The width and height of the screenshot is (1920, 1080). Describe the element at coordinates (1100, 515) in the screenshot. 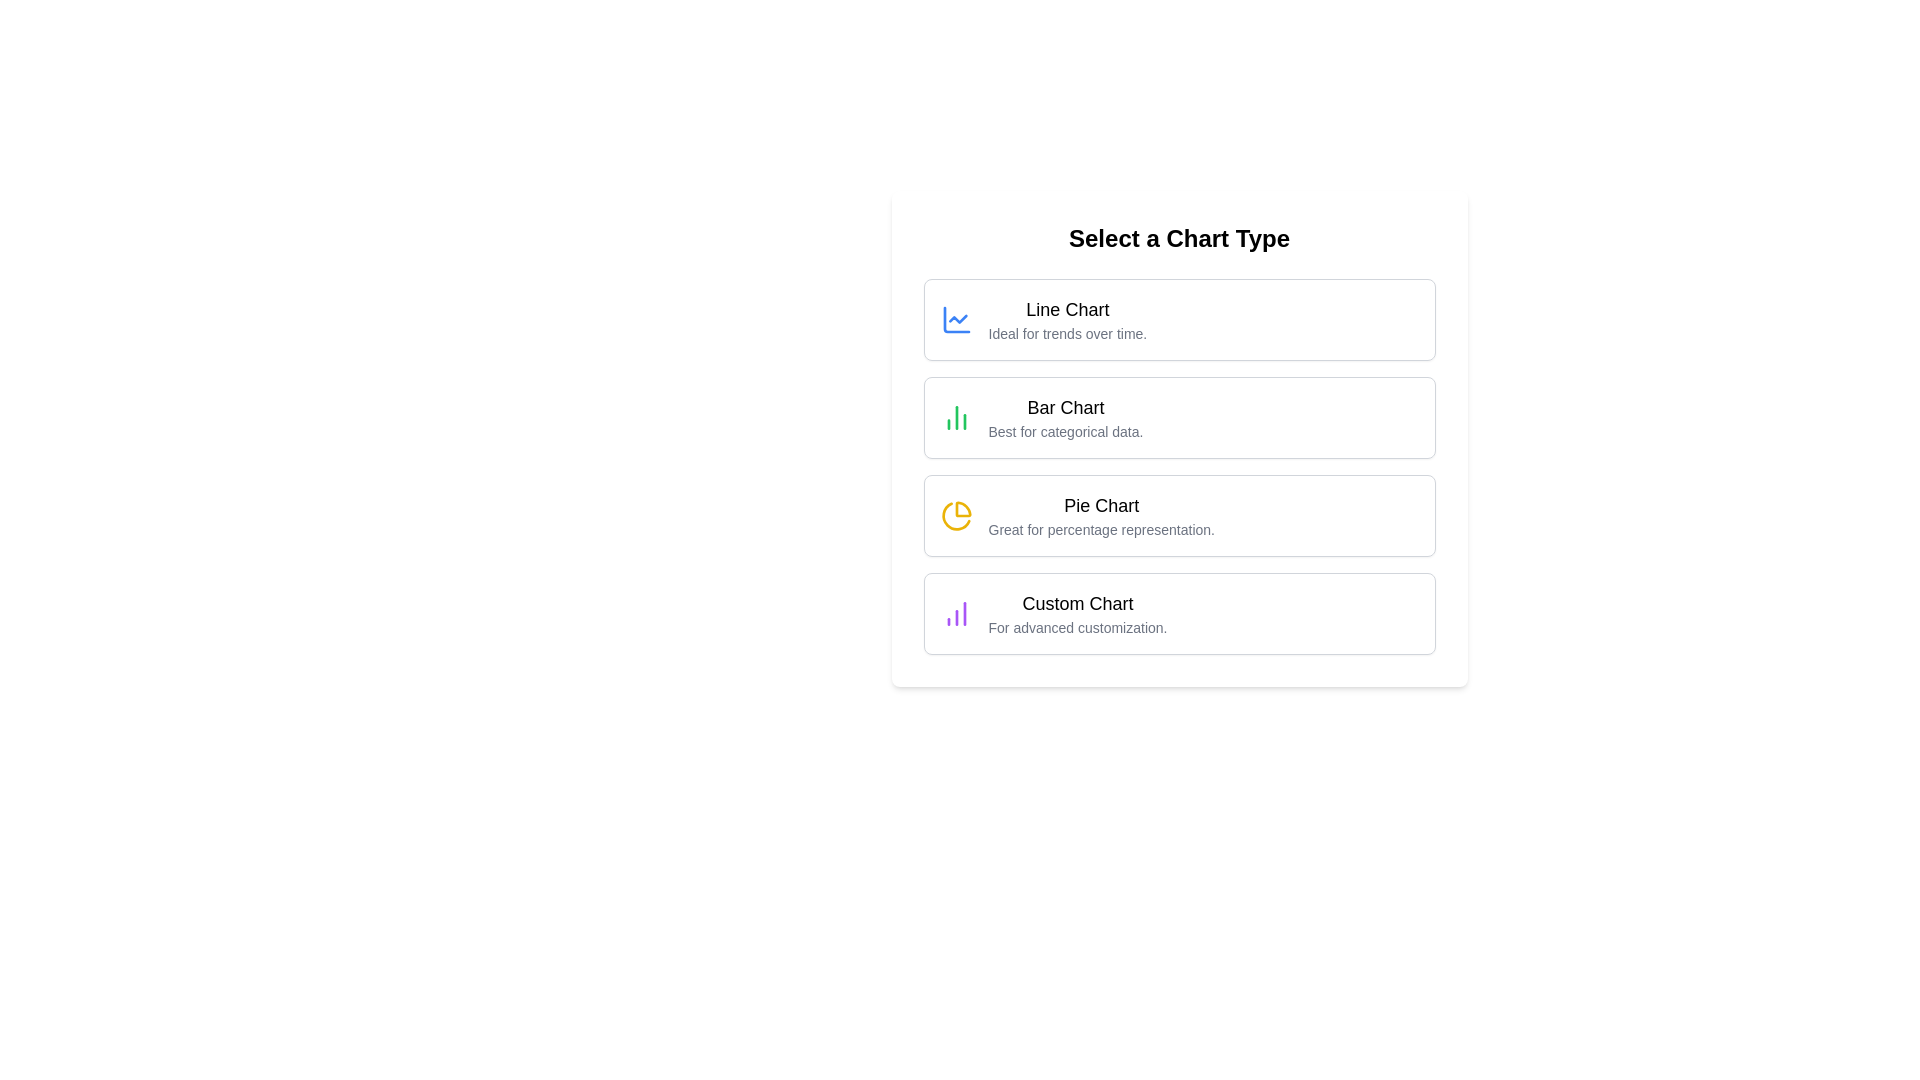

I see `the text label for the pie chart option, which is the third item in the list of chart type options` at that location.